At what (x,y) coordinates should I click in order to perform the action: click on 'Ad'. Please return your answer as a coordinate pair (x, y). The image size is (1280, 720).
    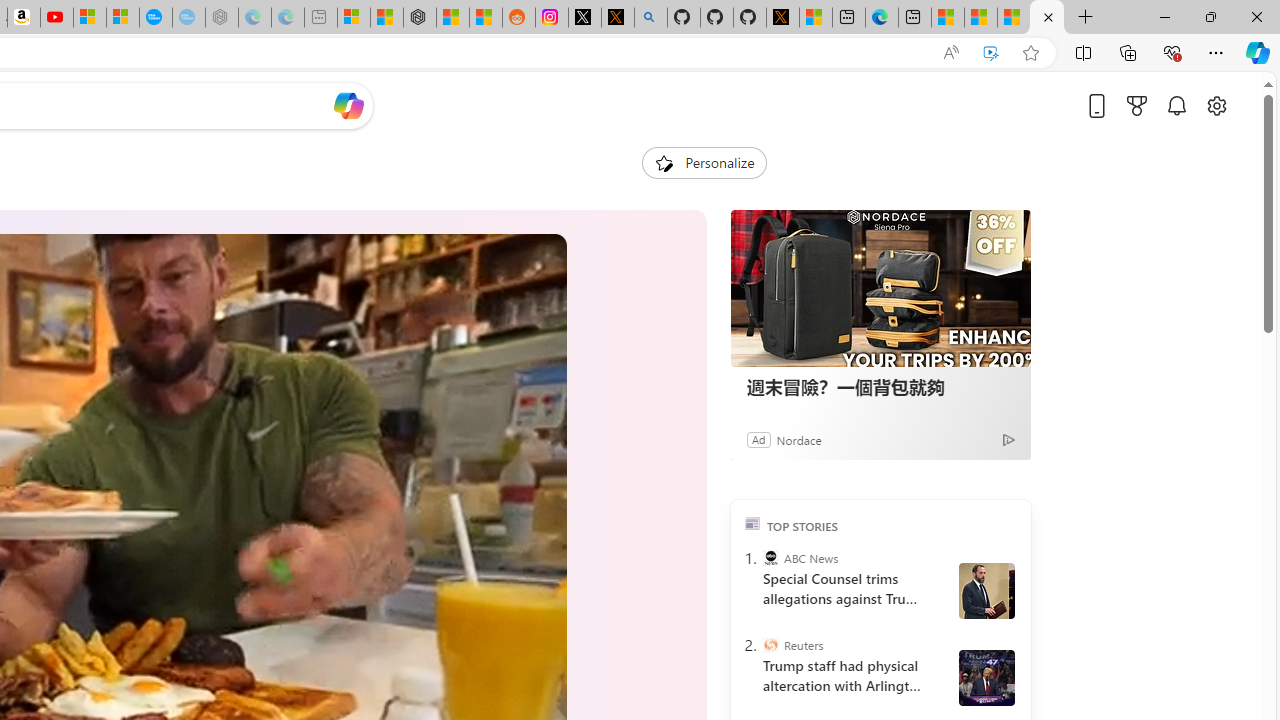
    Looking at the image, I should click on (757, 438).